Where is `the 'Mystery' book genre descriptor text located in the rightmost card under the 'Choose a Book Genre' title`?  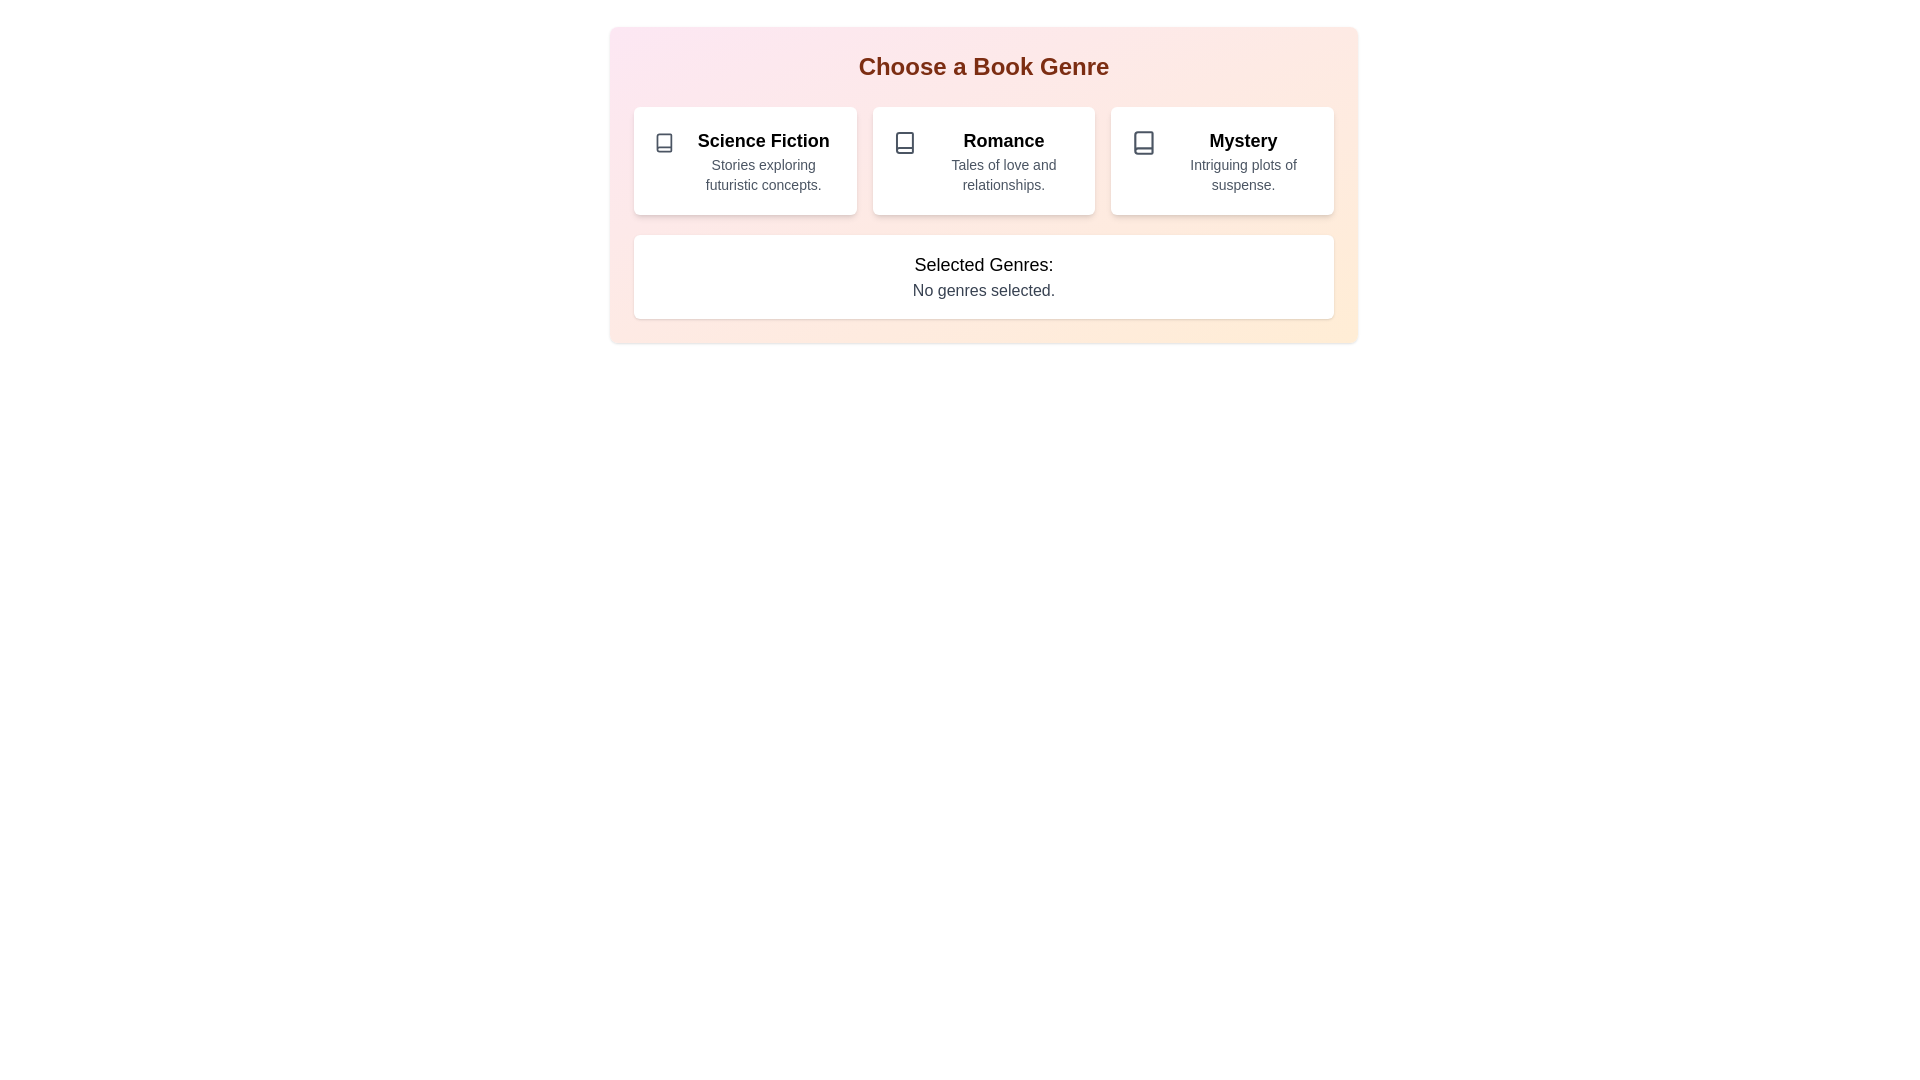 the 'Mystery' book genre descriptor text located in the rightmost card under the 'Choose a Book Genre' title is located at coordinates (1242, 160).